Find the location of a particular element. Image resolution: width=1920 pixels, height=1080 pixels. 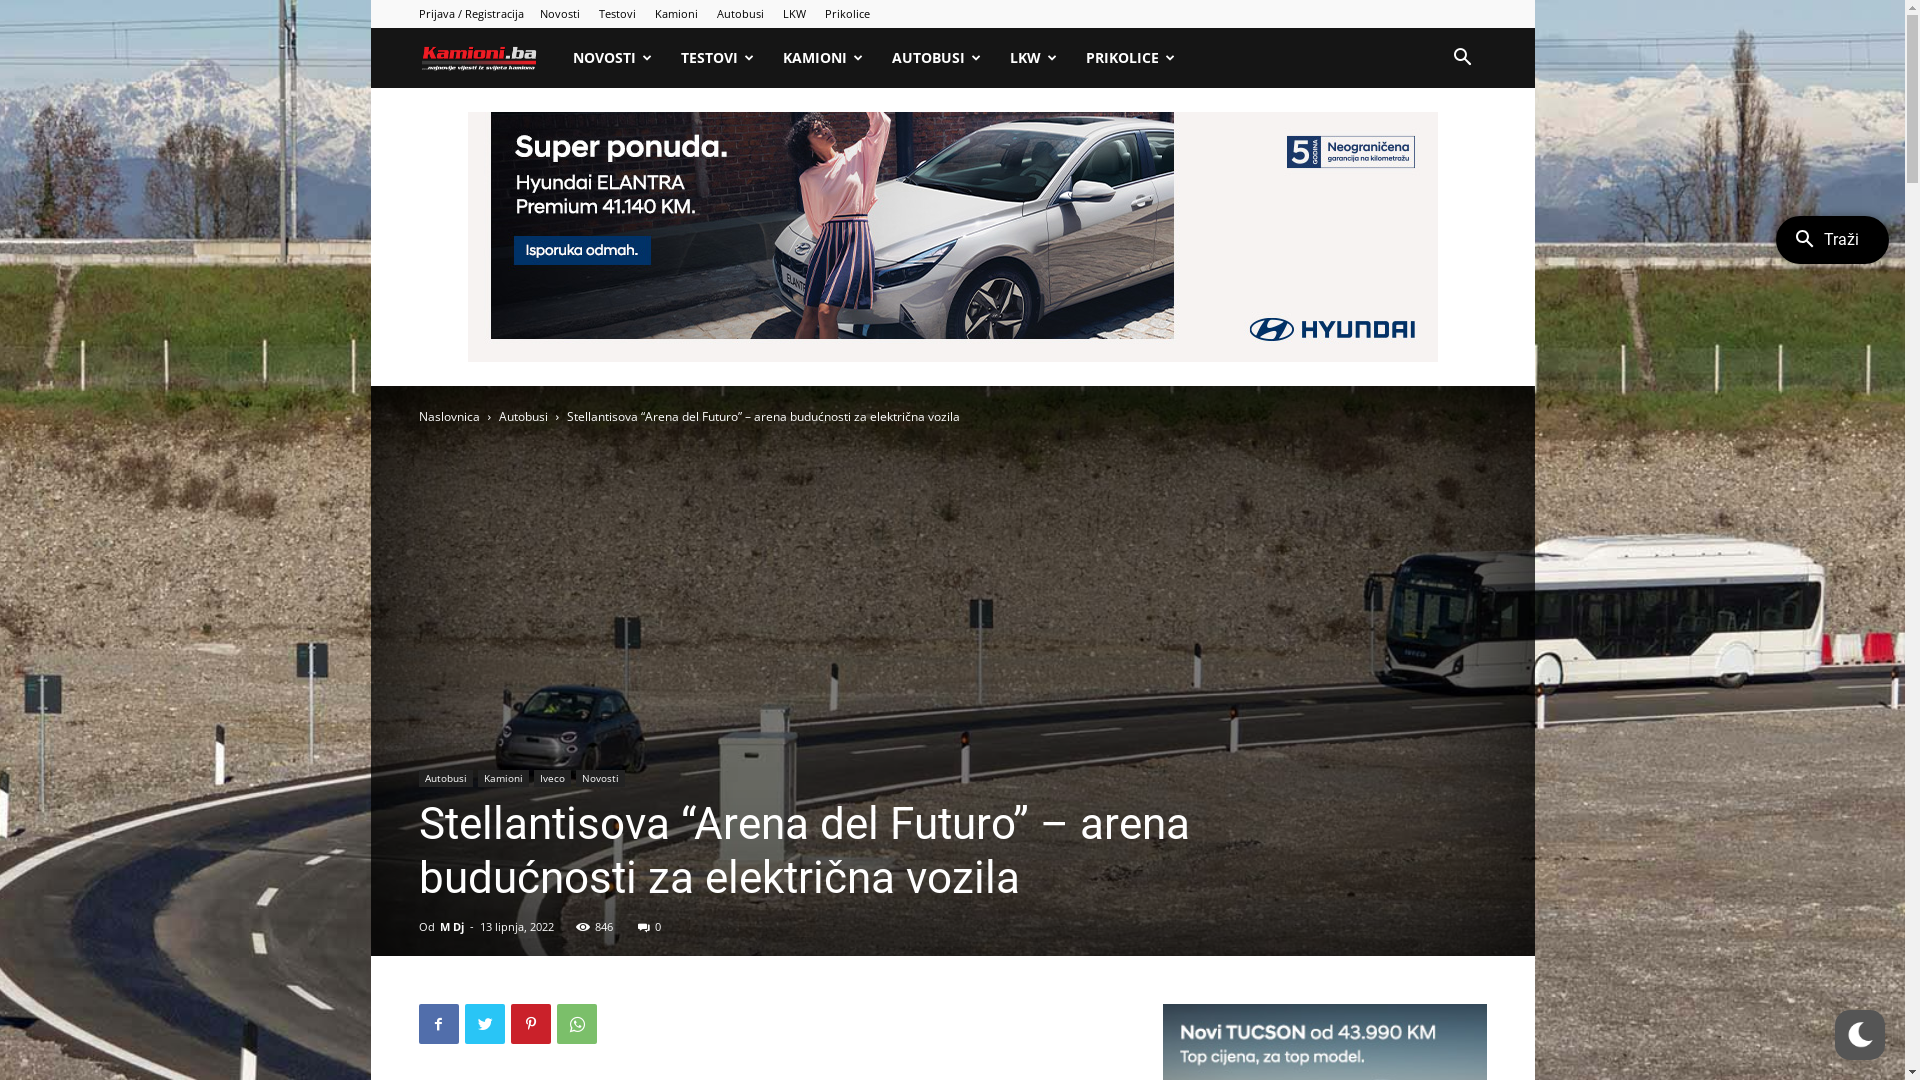

'NOVOSTI' is located at coordinates (612, 56).